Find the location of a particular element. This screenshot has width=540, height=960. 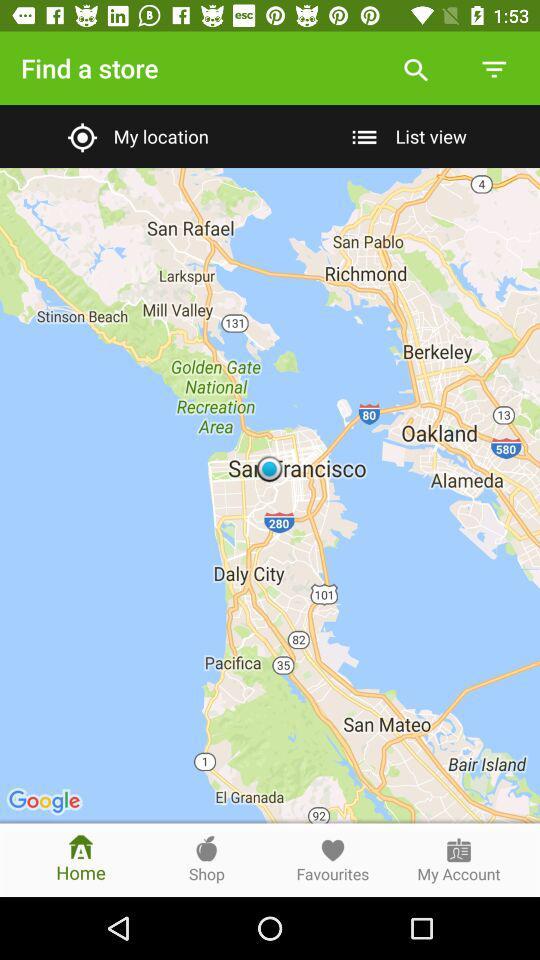

the item to the right of my location item is located at coordinates (405, 135).